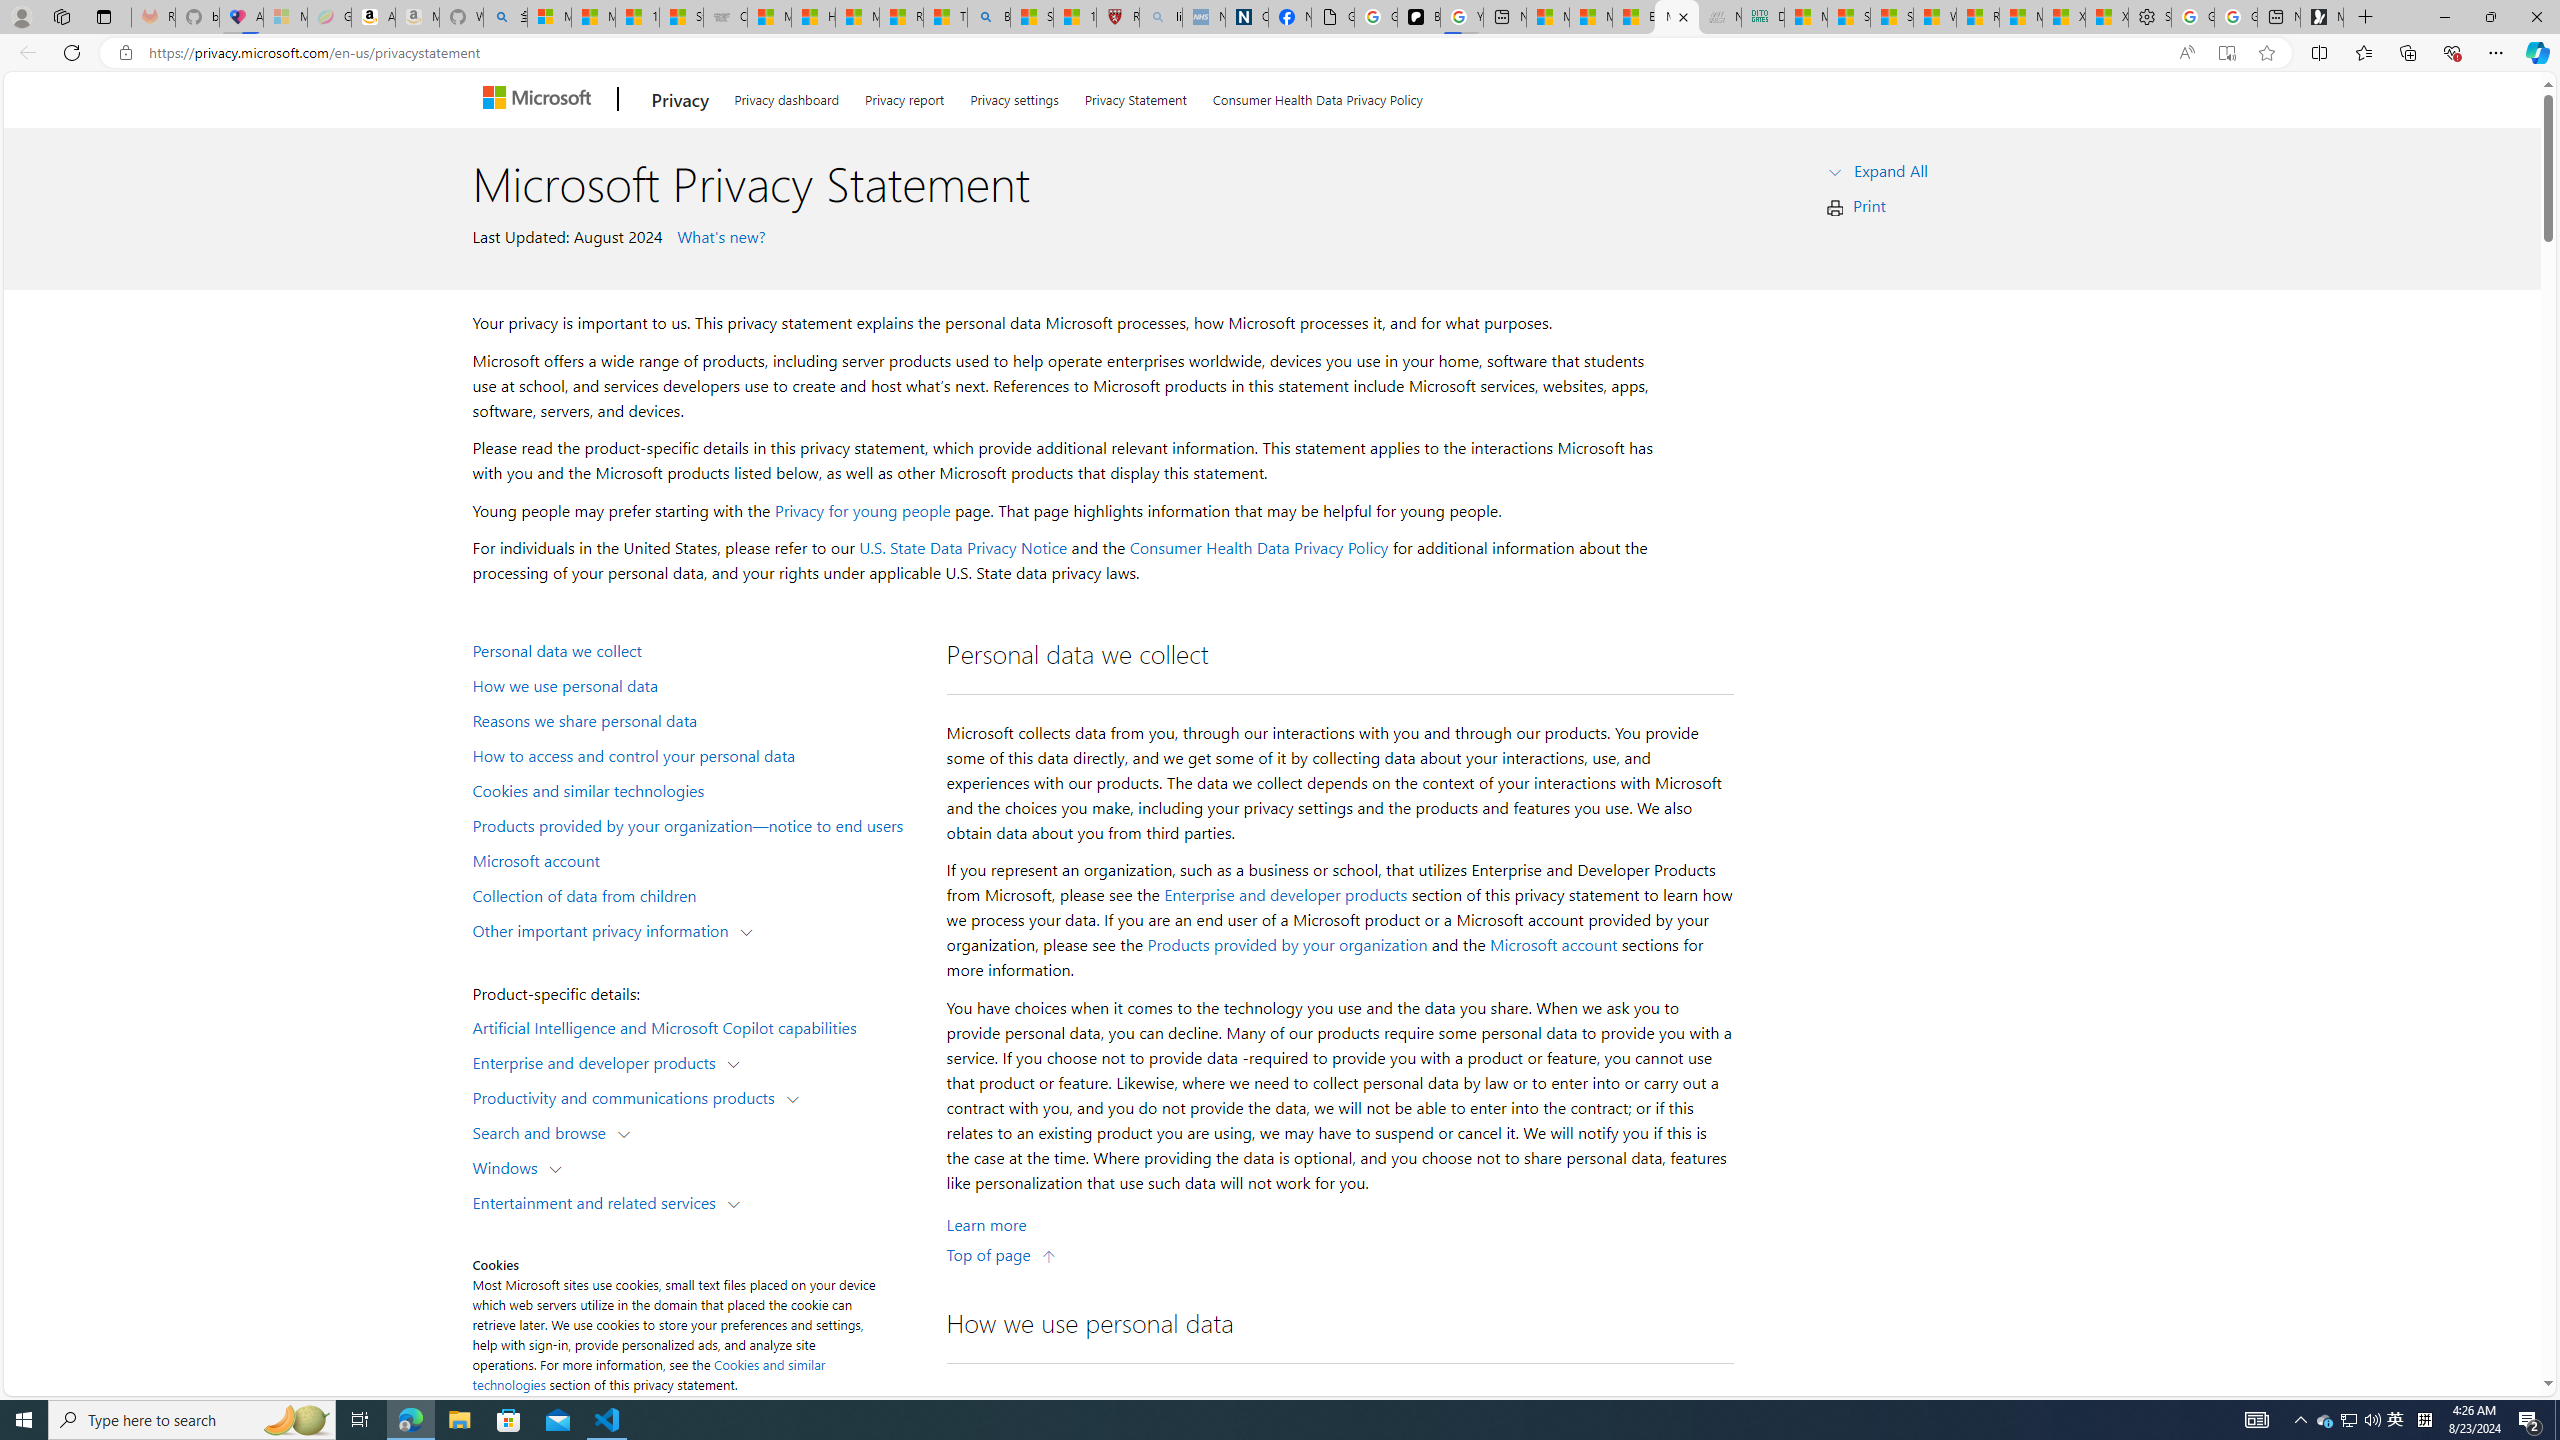 Image resolution: width=2560 pixels, height=1440 pixels. Describe the element at coordinates (599, 1200) in the screenshot. I see `'Entertainment and related services'` at that location.